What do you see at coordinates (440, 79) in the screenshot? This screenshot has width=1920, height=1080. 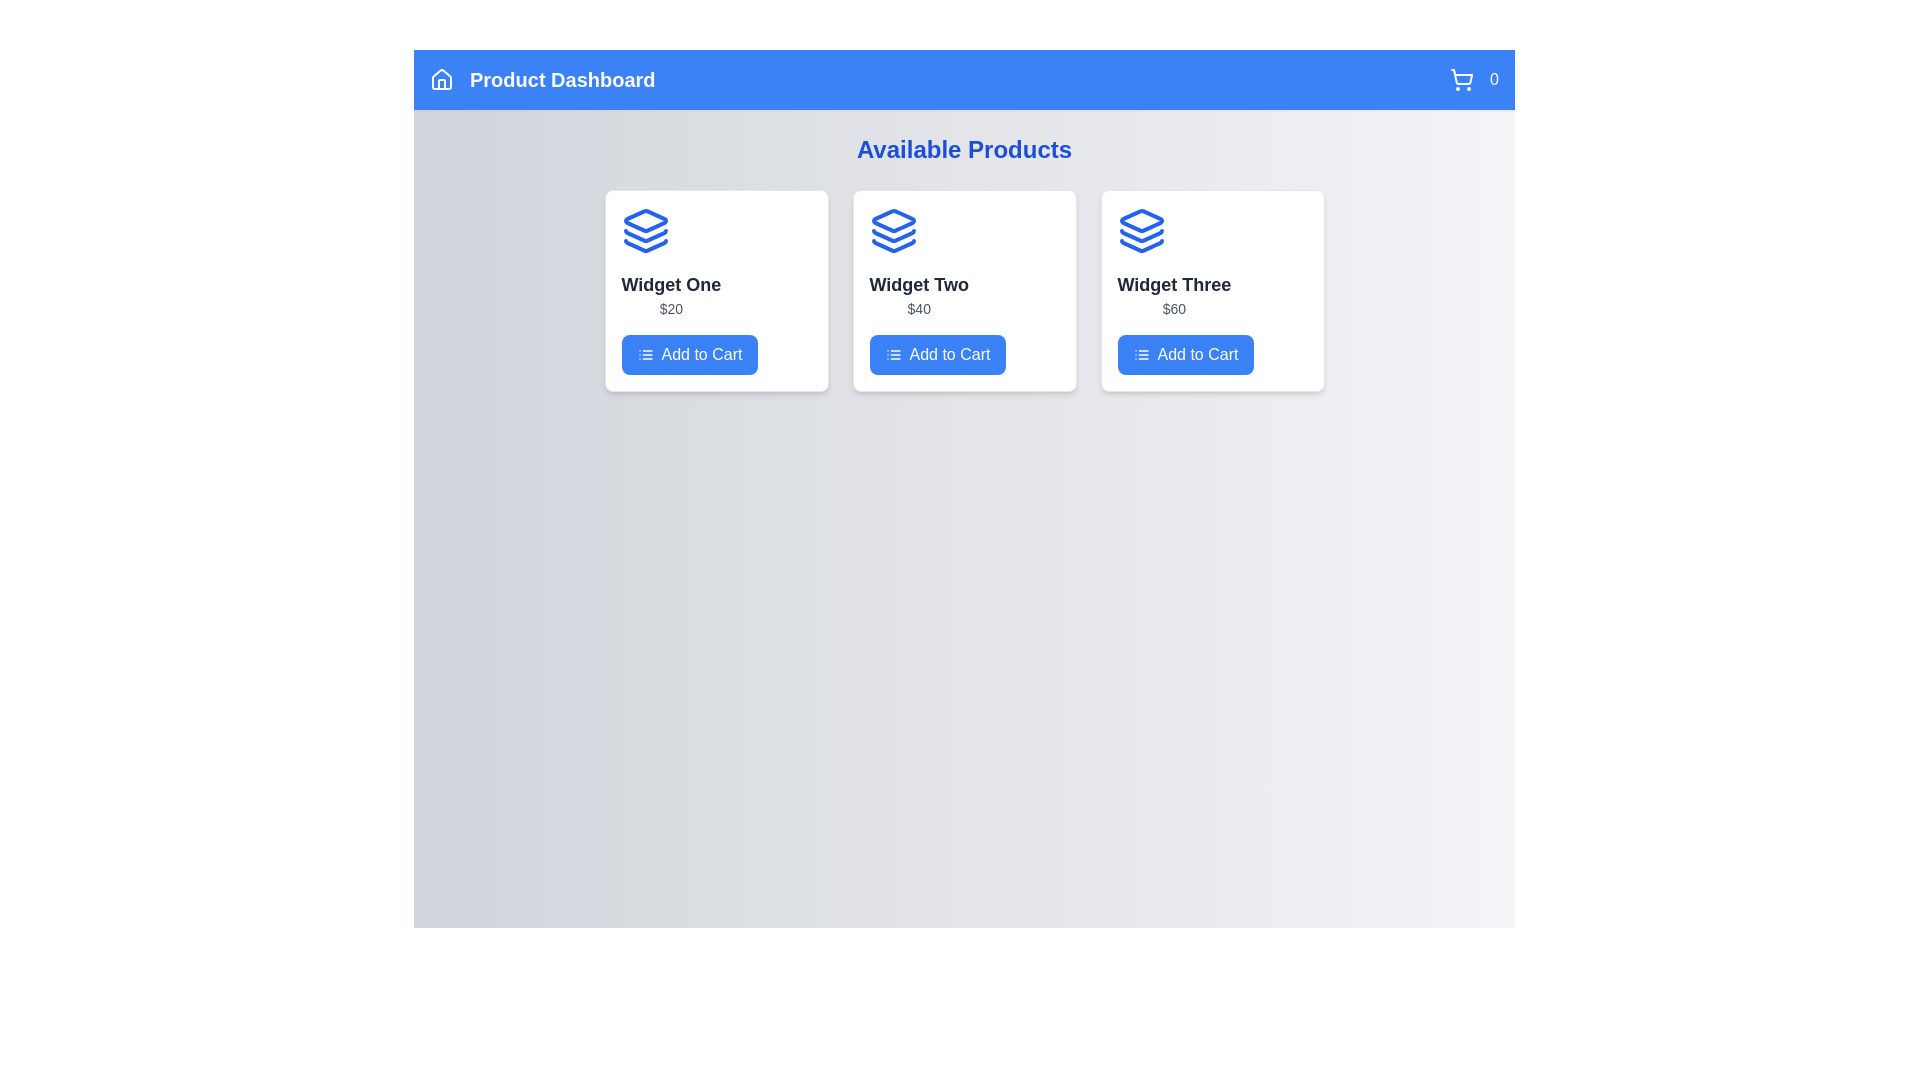 I see `the house icon located in the top-left corner of the blue header bar` at bounding box center [440, 79].